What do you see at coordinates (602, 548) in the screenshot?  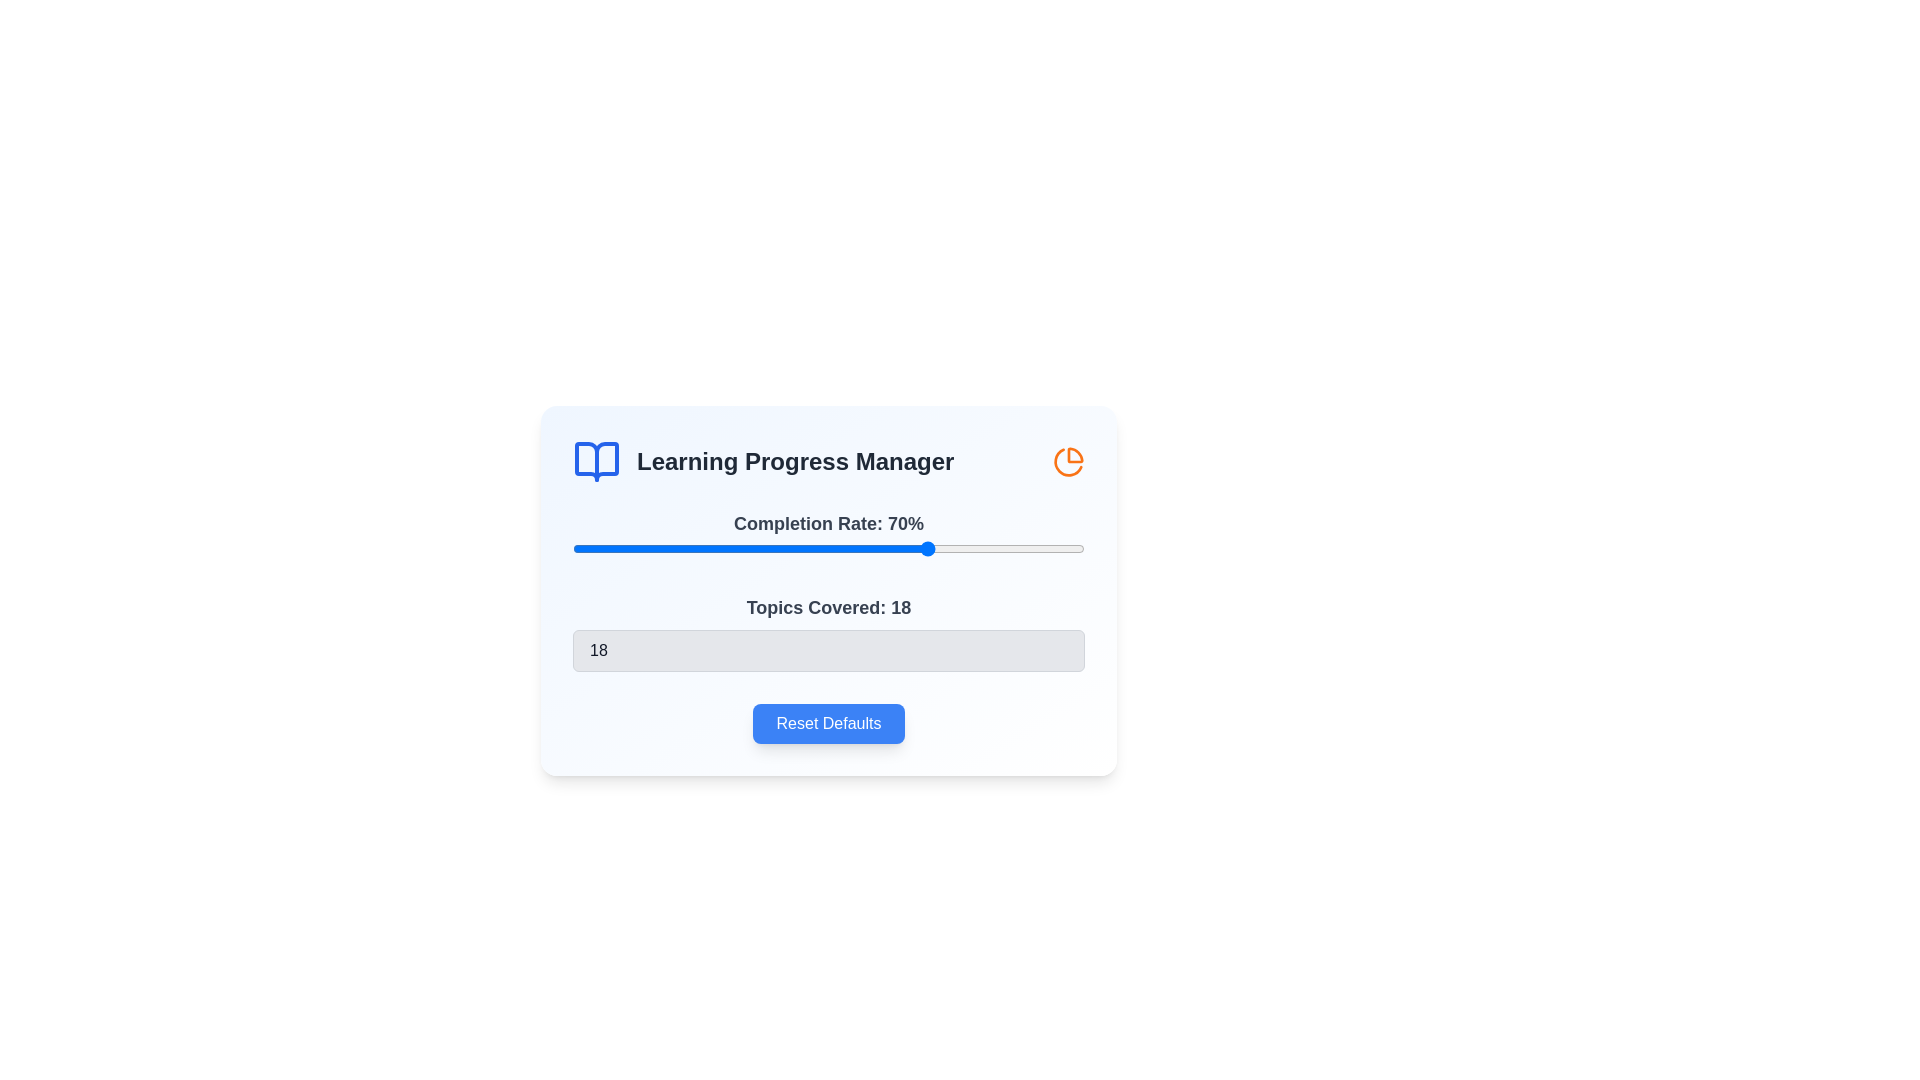 I see `the completion rate slider to 6%` at bounding box center [602, 548].